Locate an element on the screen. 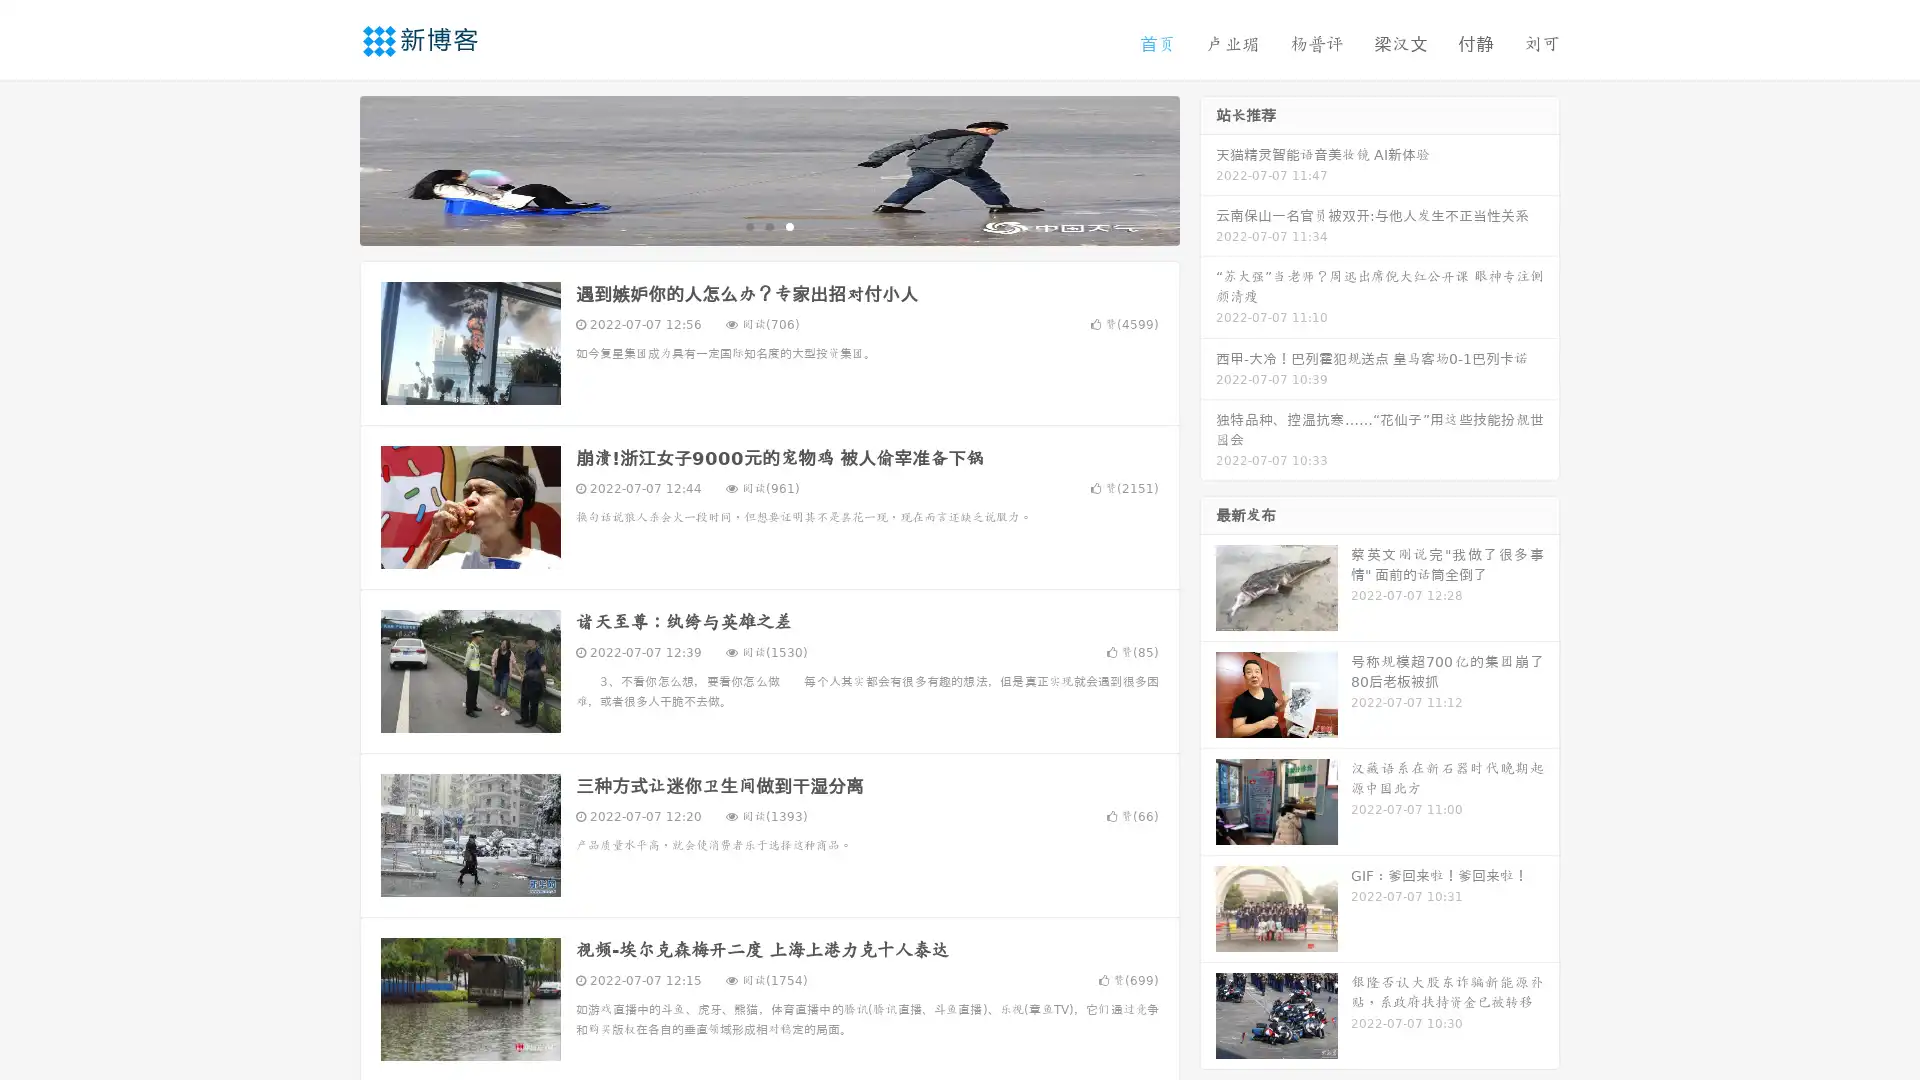 The image size is (1920, 1080). Go to slide 2 is located at coordinates (768, 225).